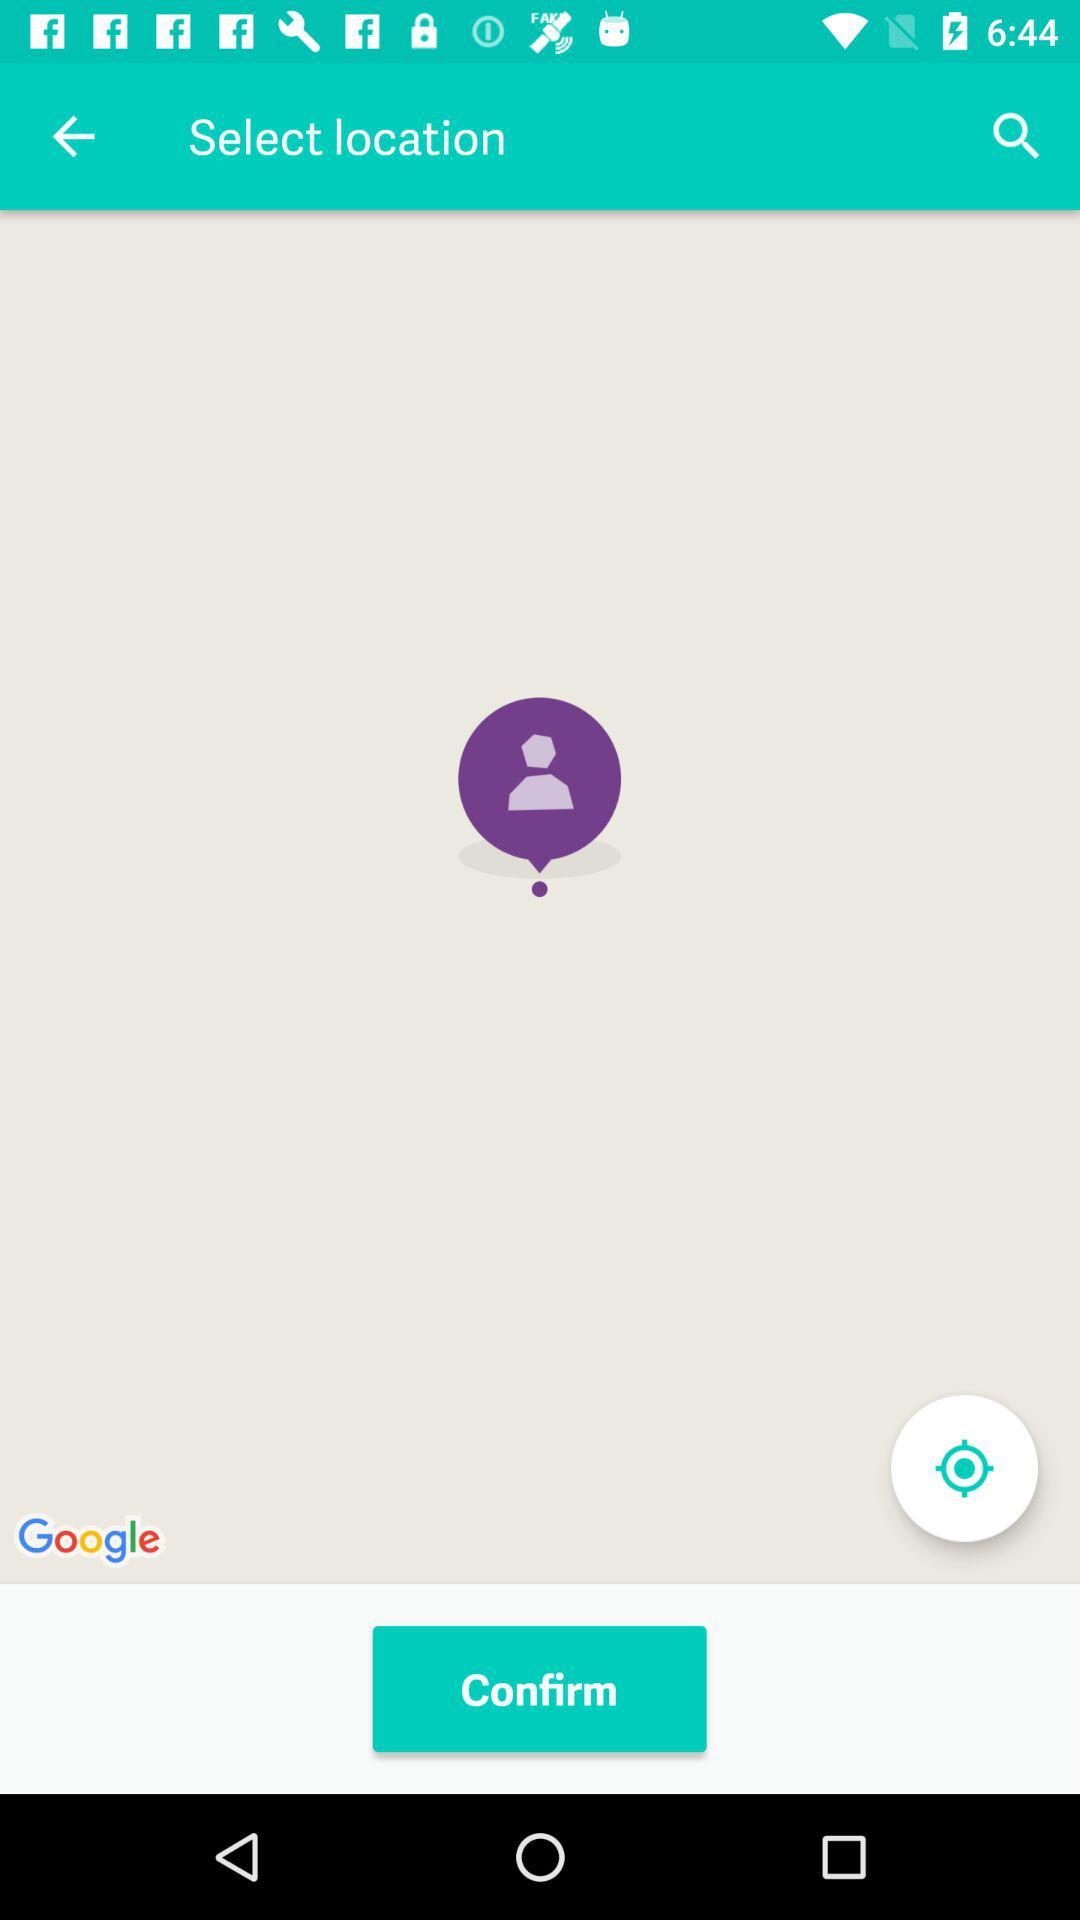 The height and width of the screenshot is (1920, 1080). I want to click on the location_crosshair icon, so click(963, 1468).